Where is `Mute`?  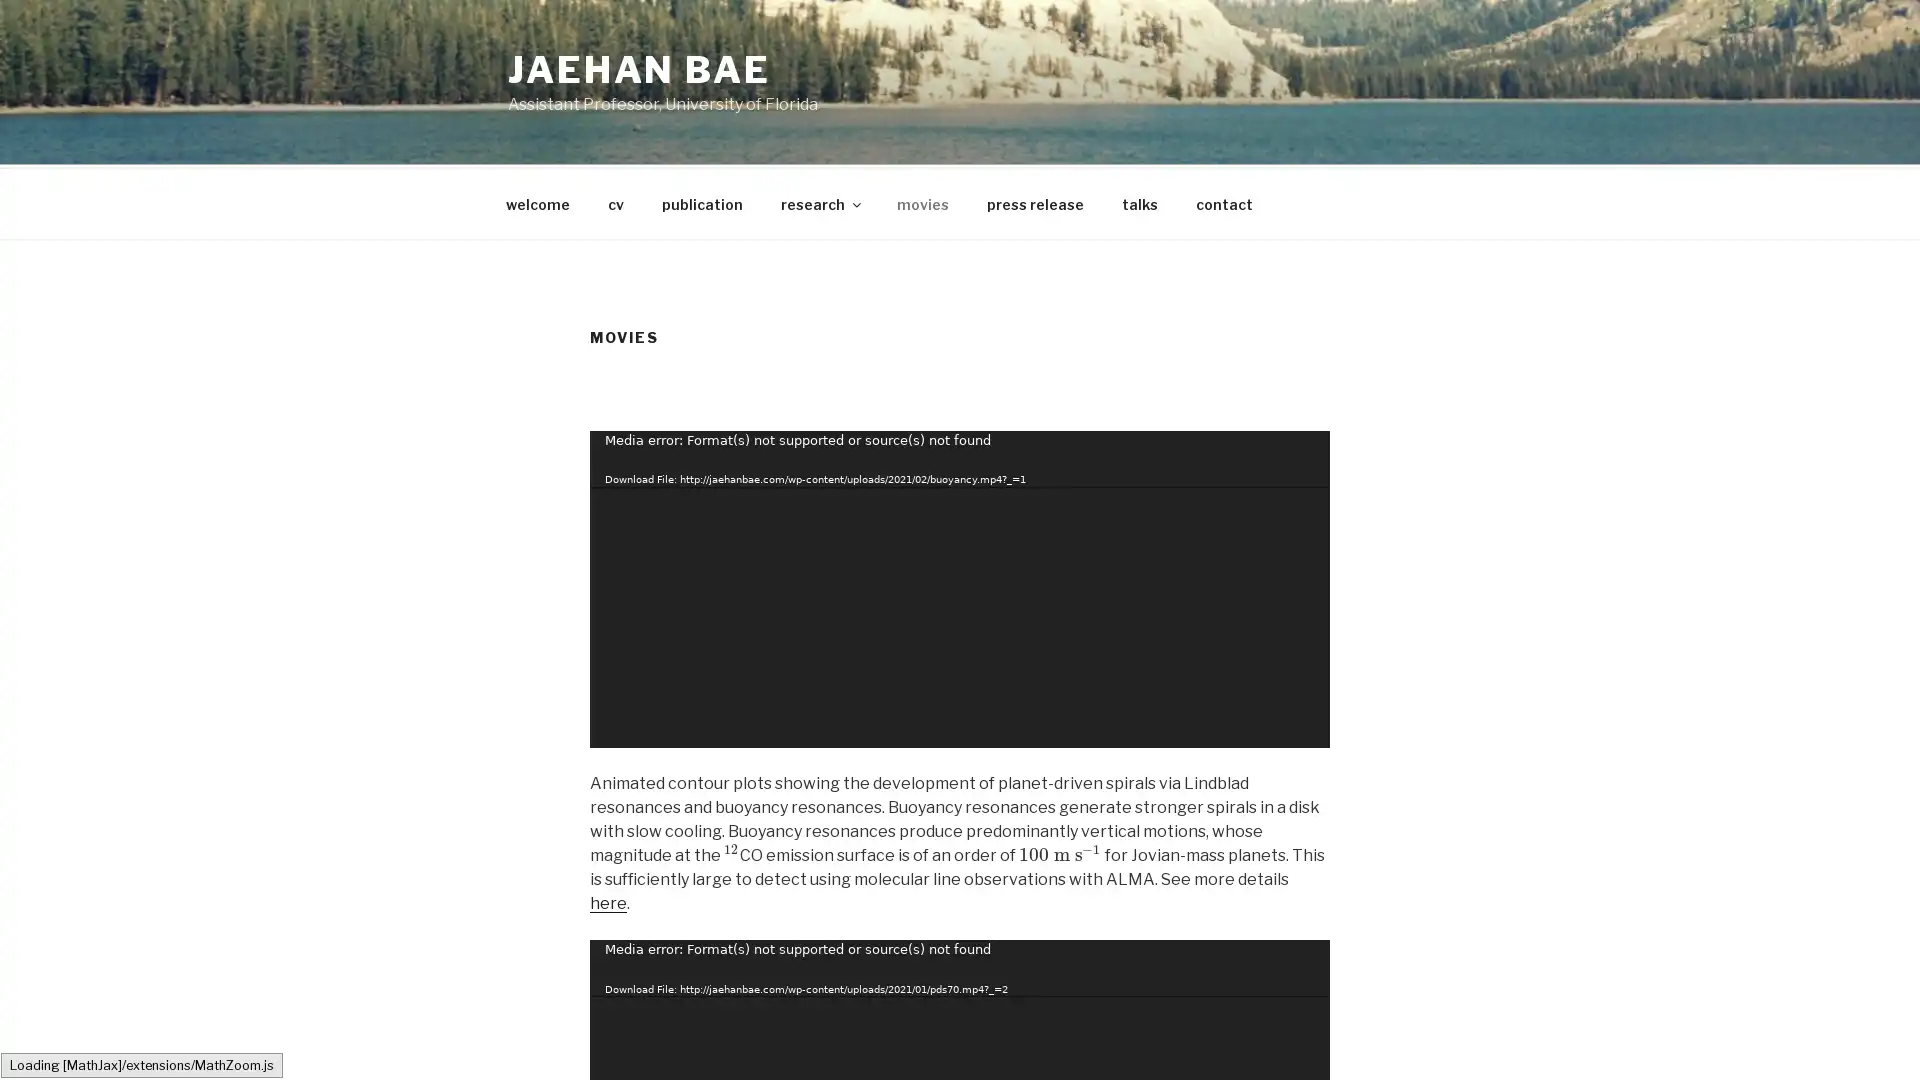 Mute is located at coordinates (1271, 725).